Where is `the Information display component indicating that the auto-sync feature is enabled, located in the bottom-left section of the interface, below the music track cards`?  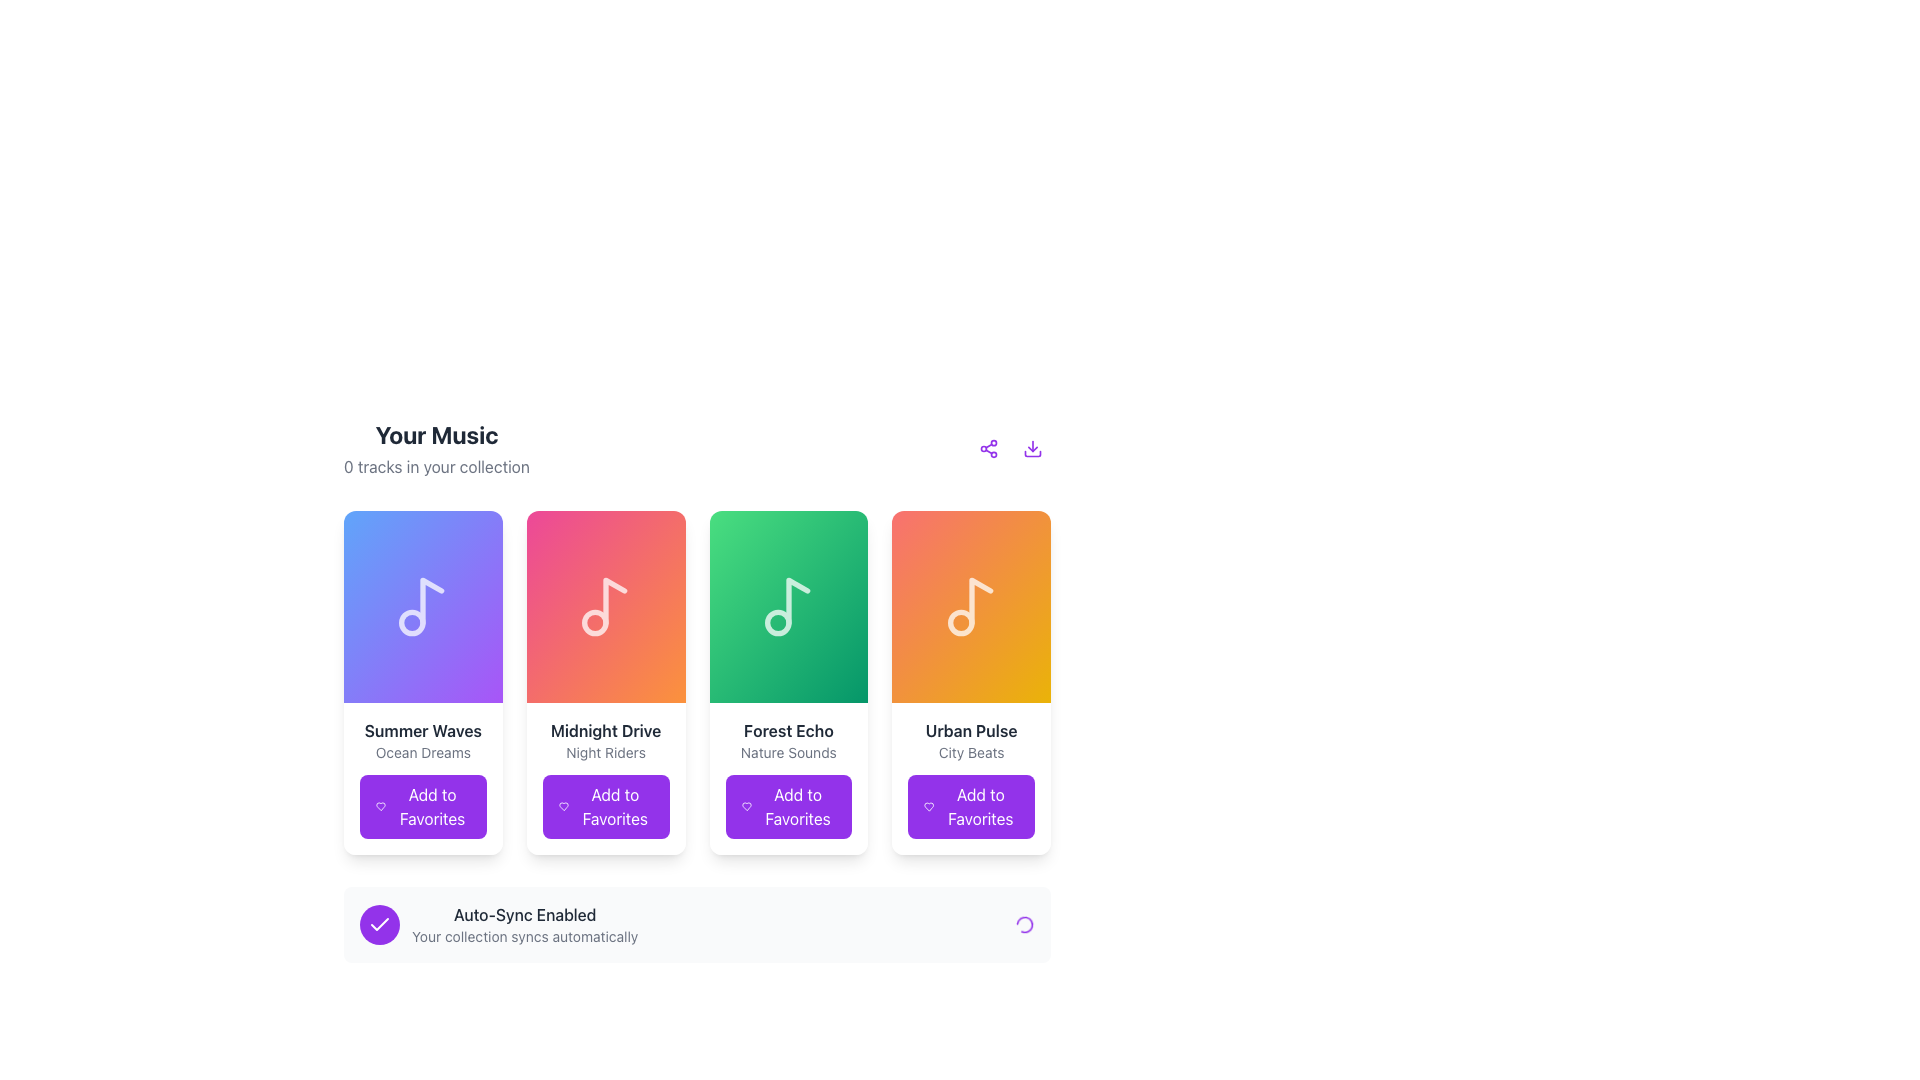
the Information display component indicating that the auto-sync feature is enabled, located in the bottom-left section of the interface, below the music track cards is located at coordinates (499, 925).